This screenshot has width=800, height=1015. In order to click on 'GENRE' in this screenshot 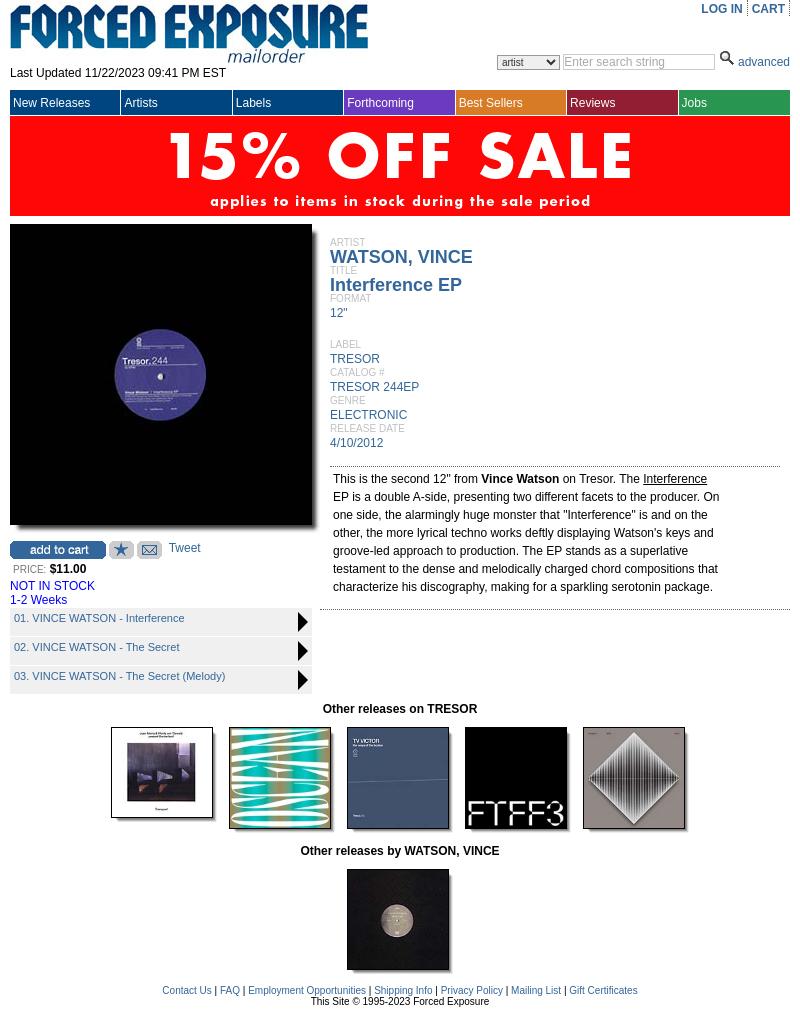, I will do `click(347, 400)`.